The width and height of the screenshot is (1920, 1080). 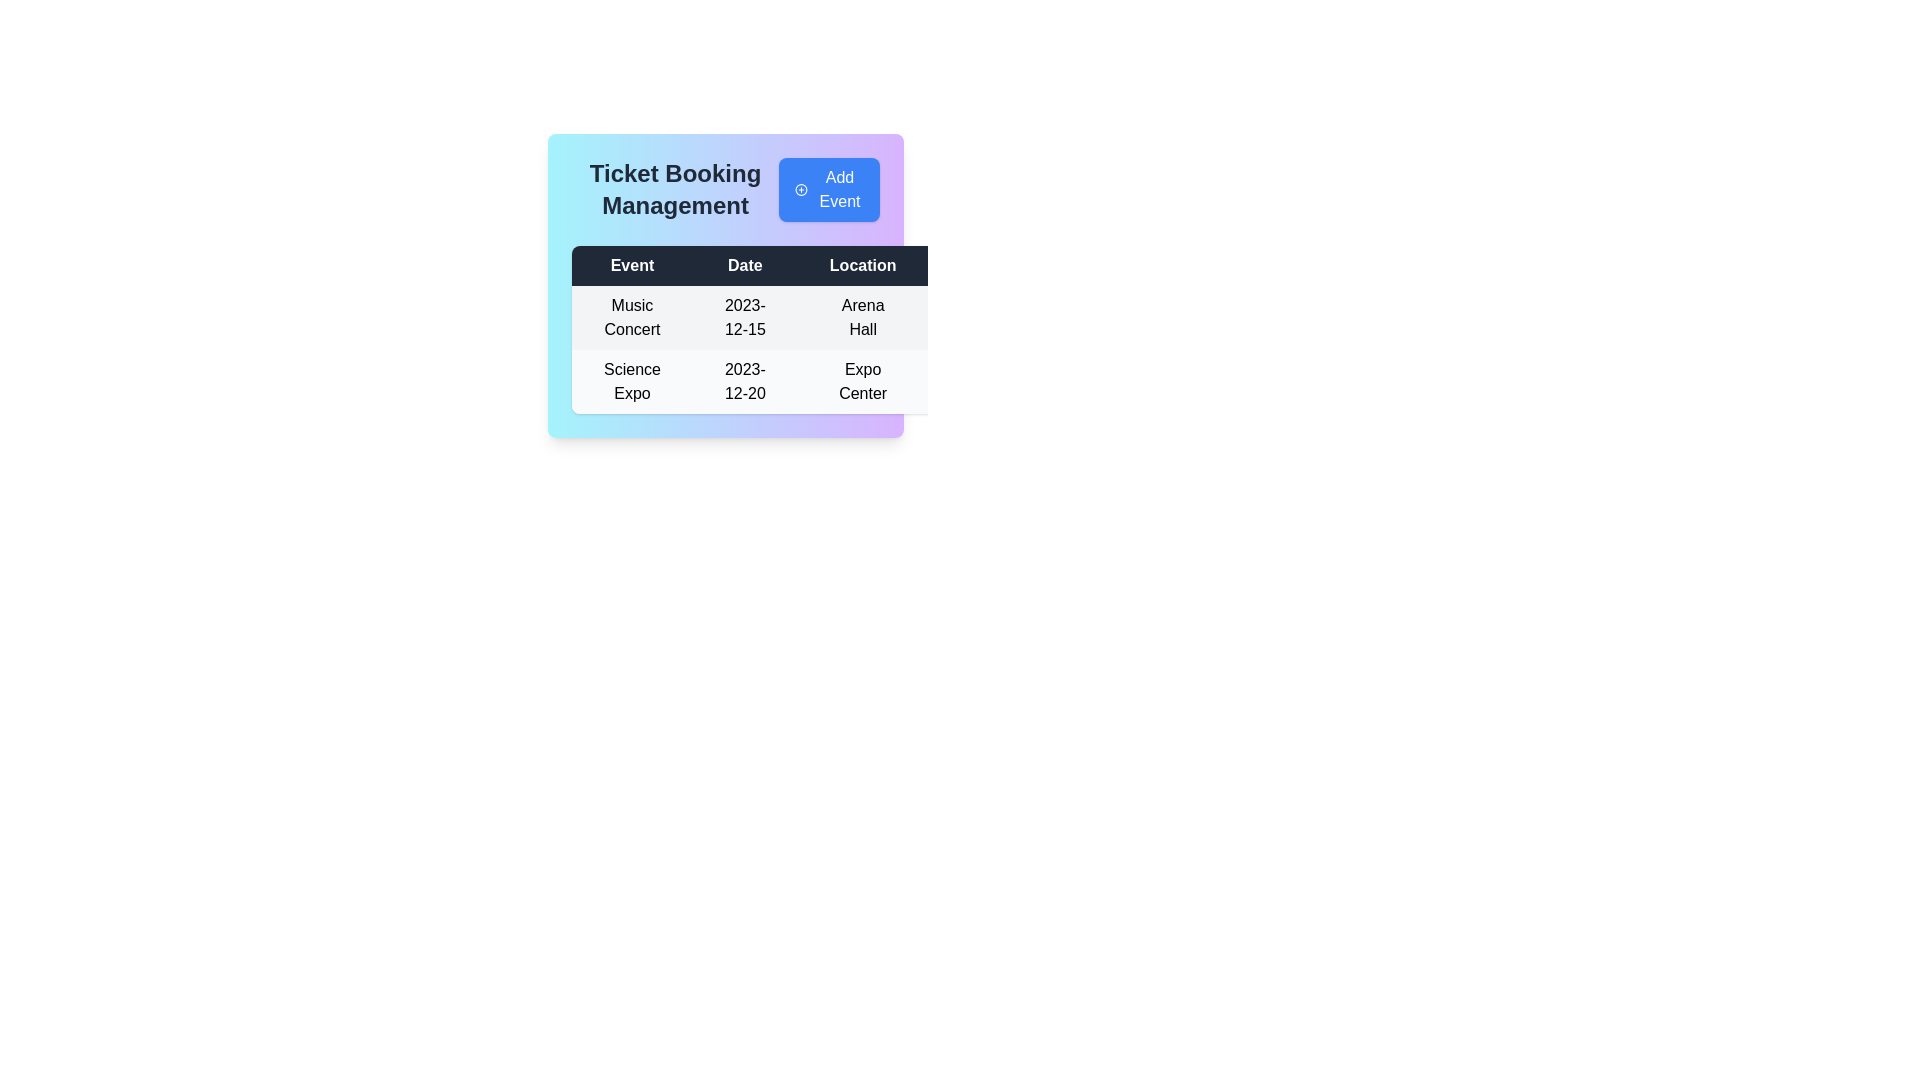 What do you see at coordinates (801, 189) in the screenshot?
I see `the icon that represents the action of adding an event, located at the leftmost side of the 'Add Event' button` at bounding box center [801, 189].